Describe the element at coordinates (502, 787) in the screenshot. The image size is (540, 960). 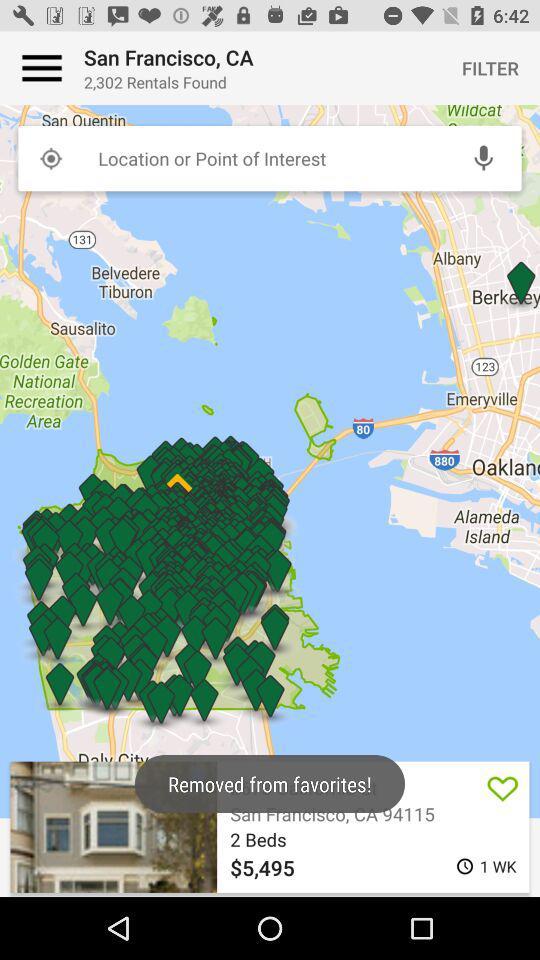
I see `the favorite icon` at that location.